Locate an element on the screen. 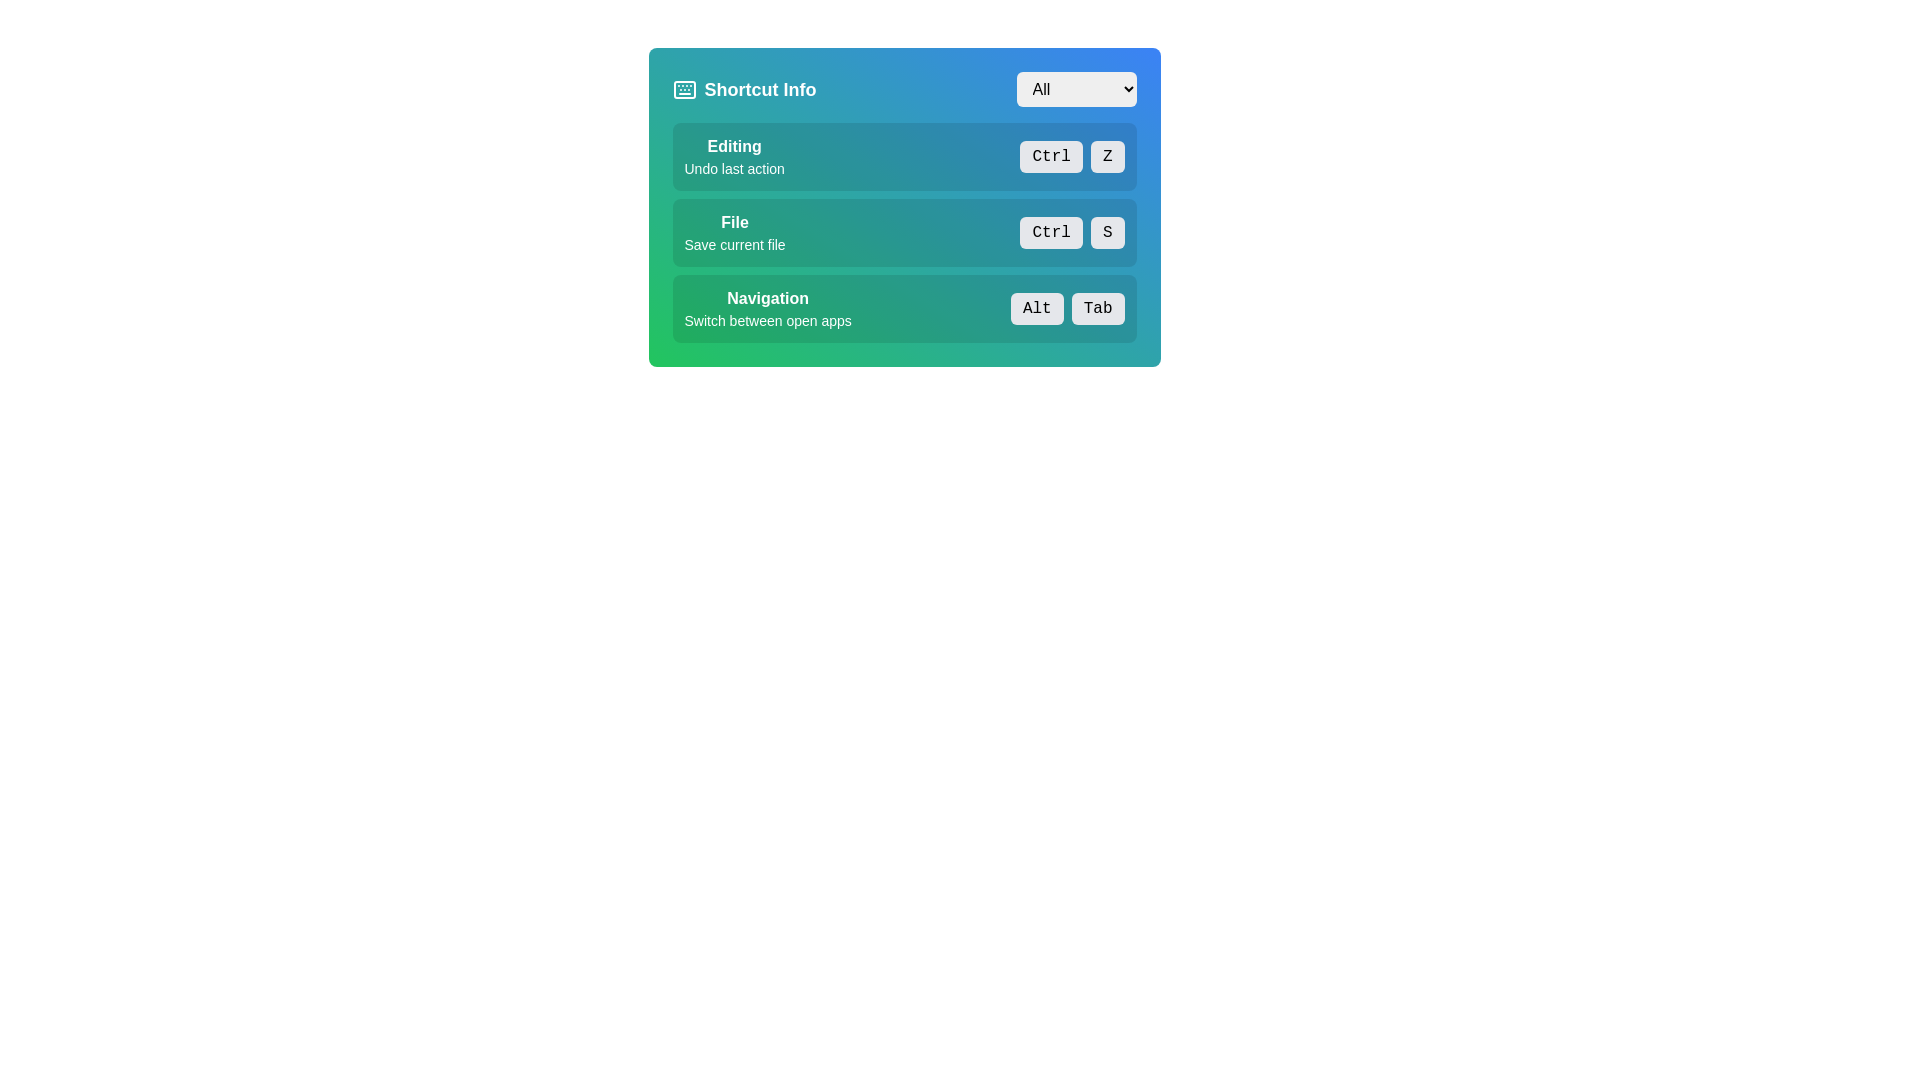 The image size is (1920, 1080). the word 'All' in the 'Shortcut Info' title bar is located at coordinates (903, 88).